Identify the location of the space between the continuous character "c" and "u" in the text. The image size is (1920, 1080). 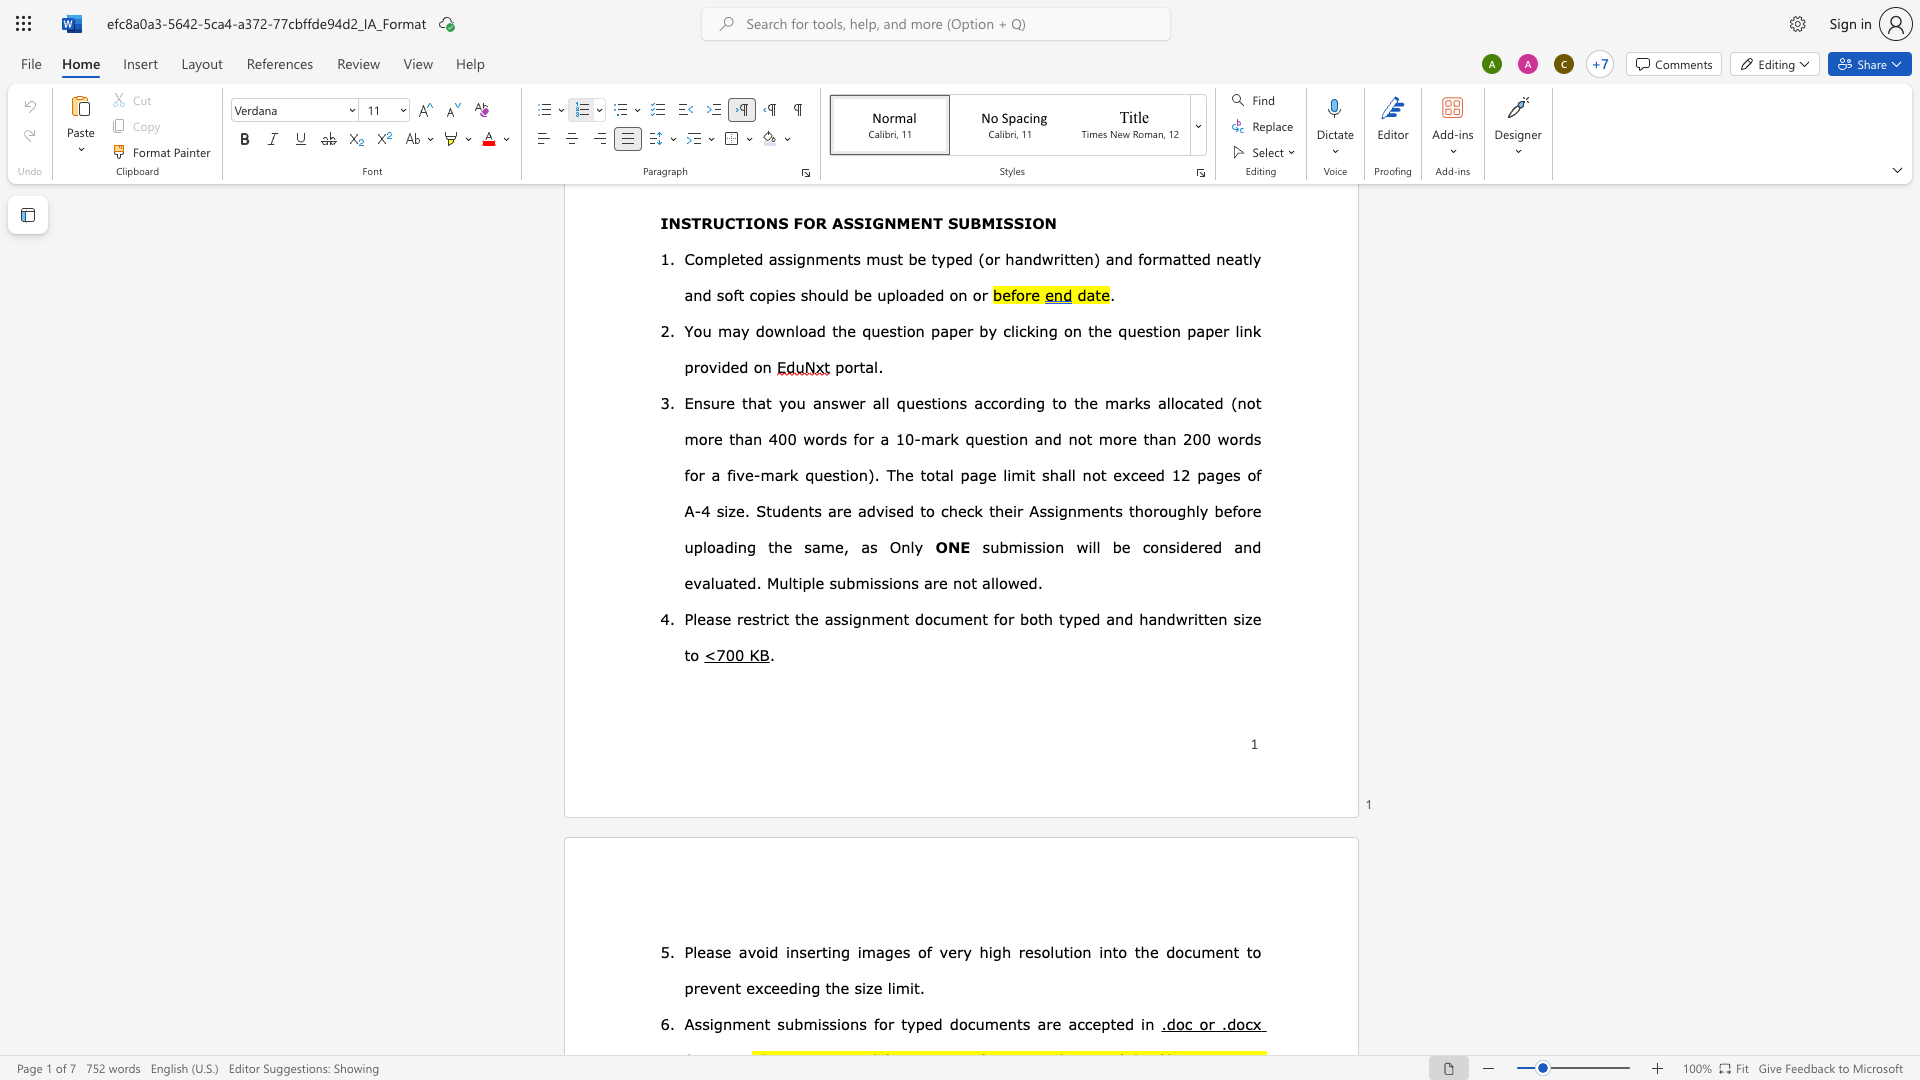
(1192, 951).